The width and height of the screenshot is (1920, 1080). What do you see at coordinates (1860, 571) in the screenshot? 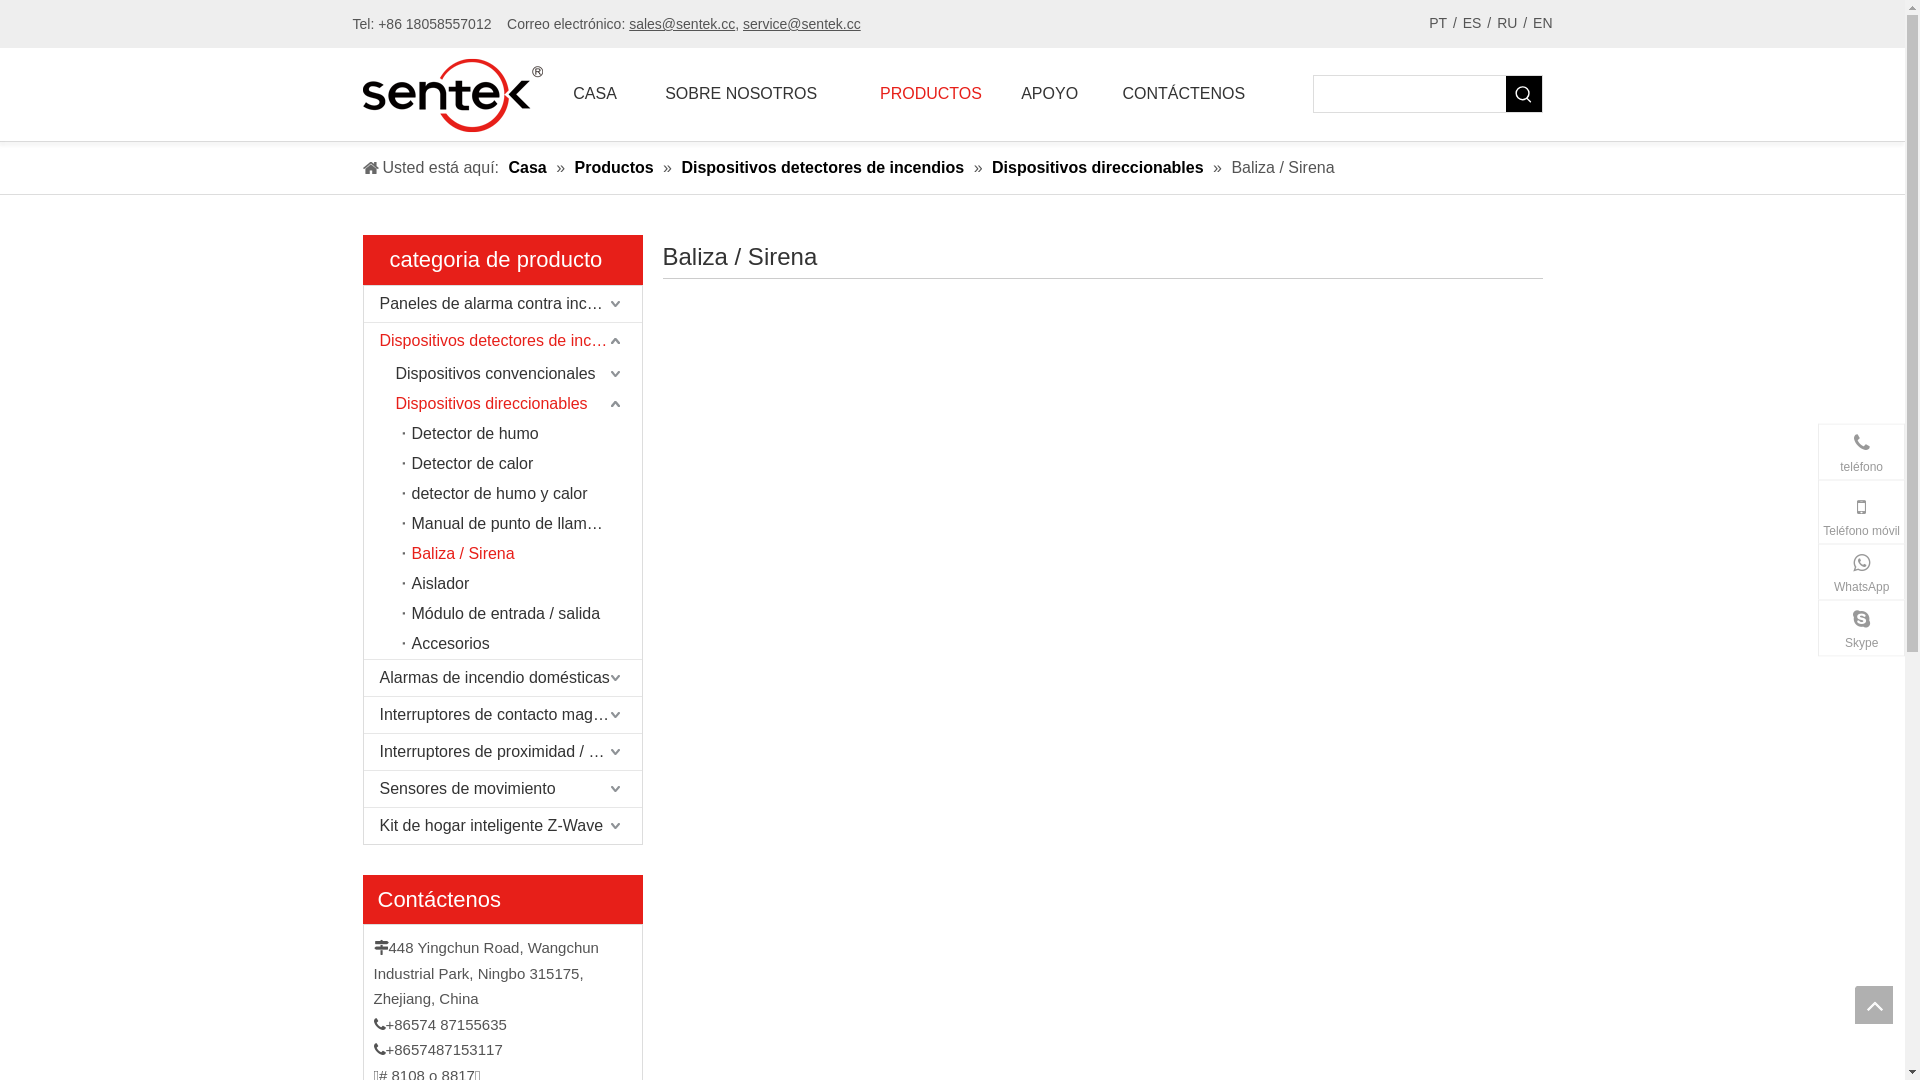
I see `'WhatsApp'` at bounding box center [1860, 571].